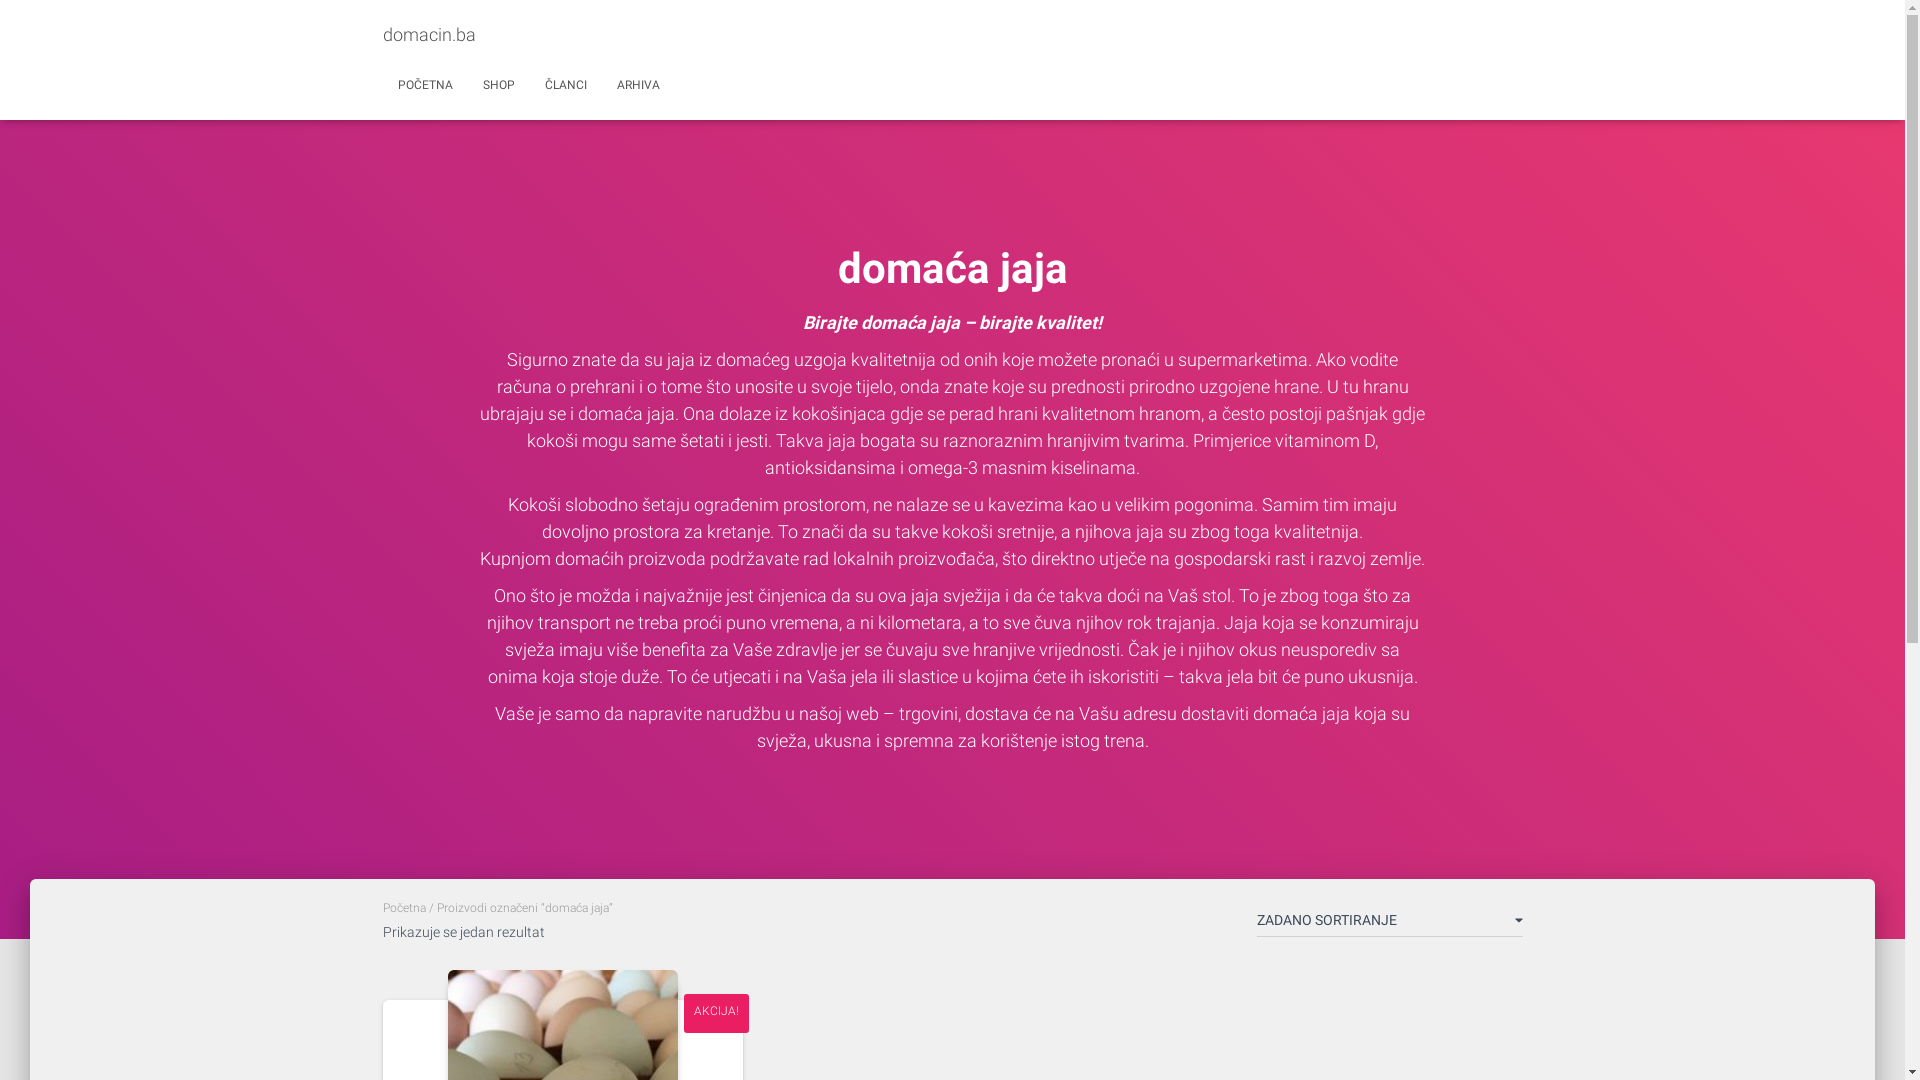 The image size is (1920, 1080). I want to click on 'ARHIVA', so click(600, 83).